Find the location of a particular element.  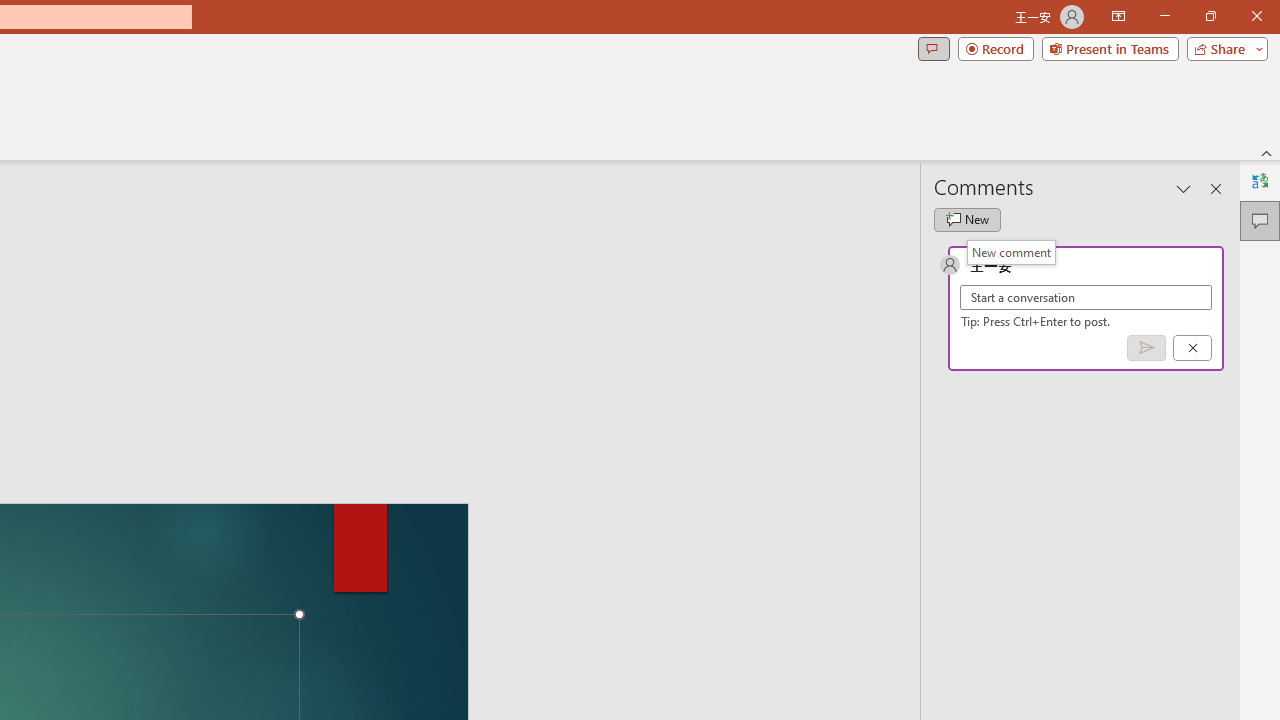

'Start a conversation' is located at coordinates (1085, 297).